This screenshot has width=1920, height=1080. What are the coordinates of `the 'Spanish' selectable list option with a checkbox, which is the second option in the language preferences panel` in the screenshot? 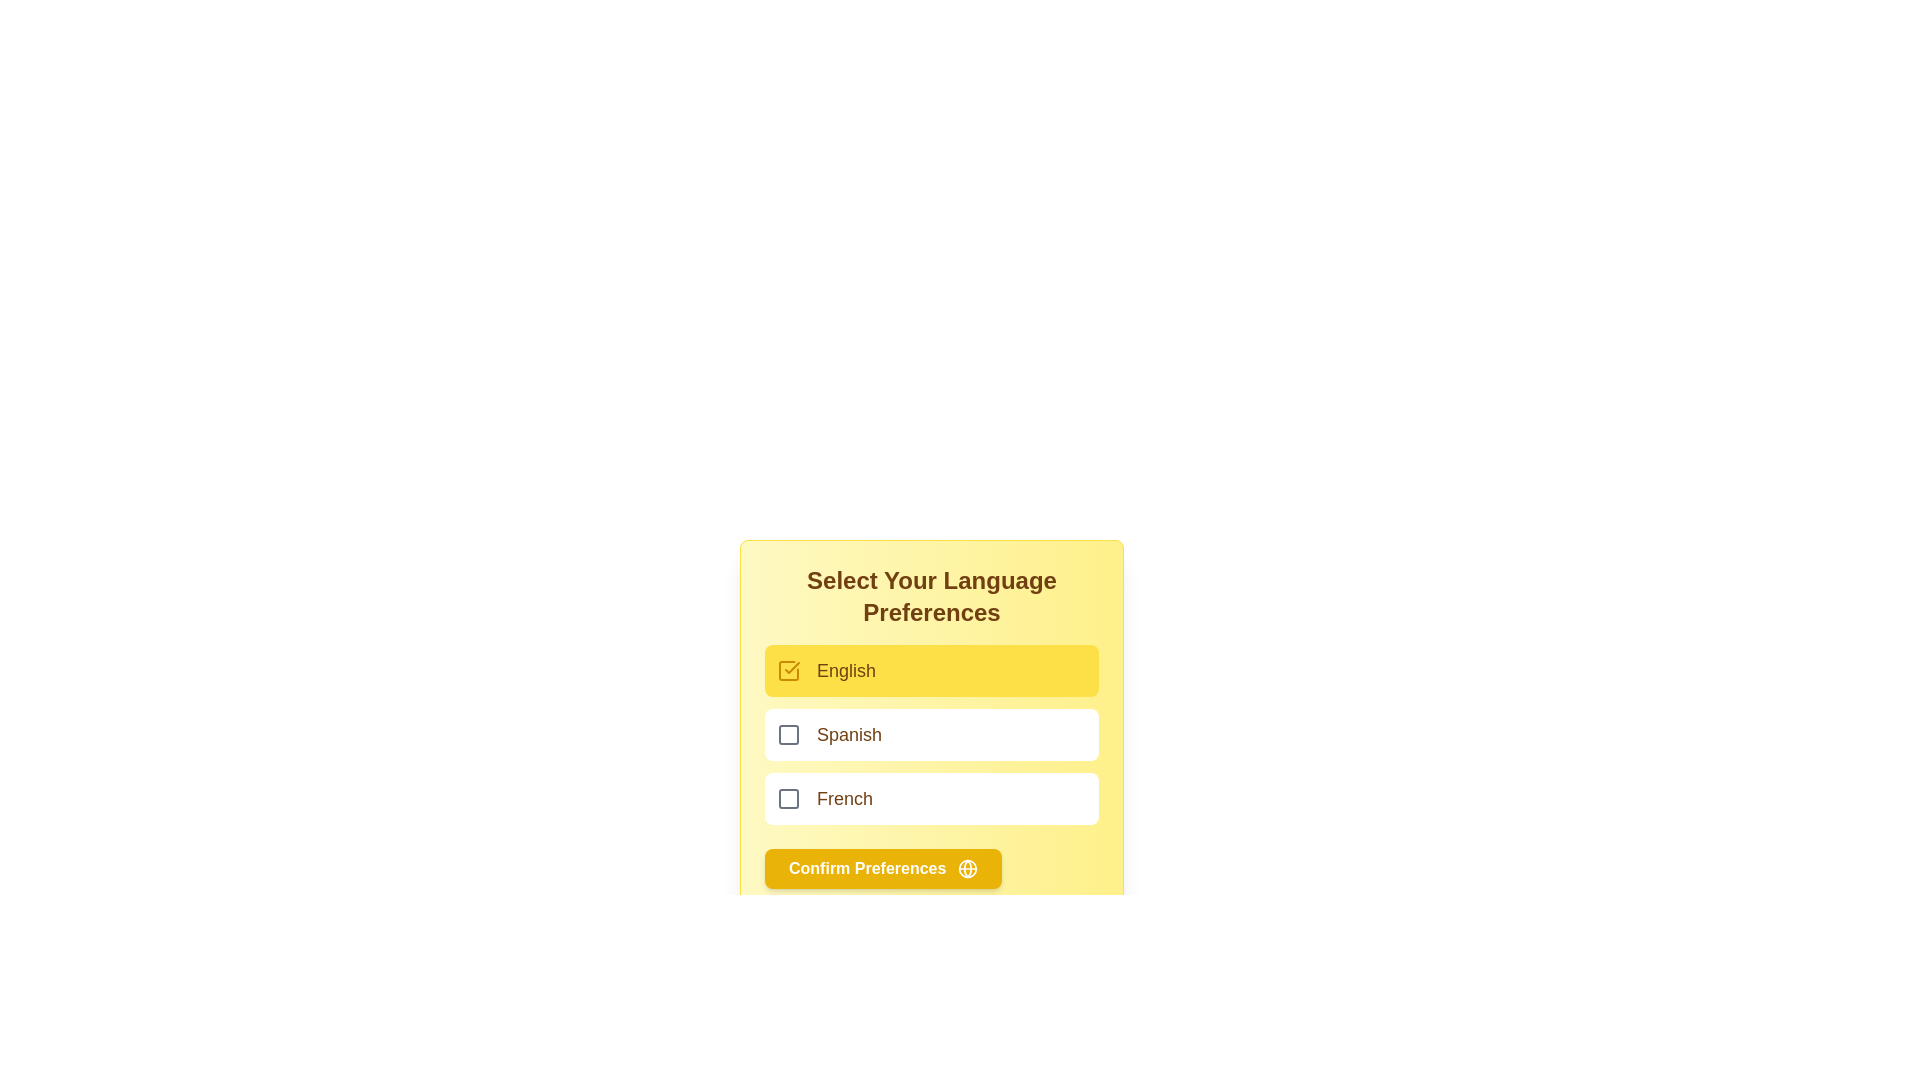 It's located at (930, 735).